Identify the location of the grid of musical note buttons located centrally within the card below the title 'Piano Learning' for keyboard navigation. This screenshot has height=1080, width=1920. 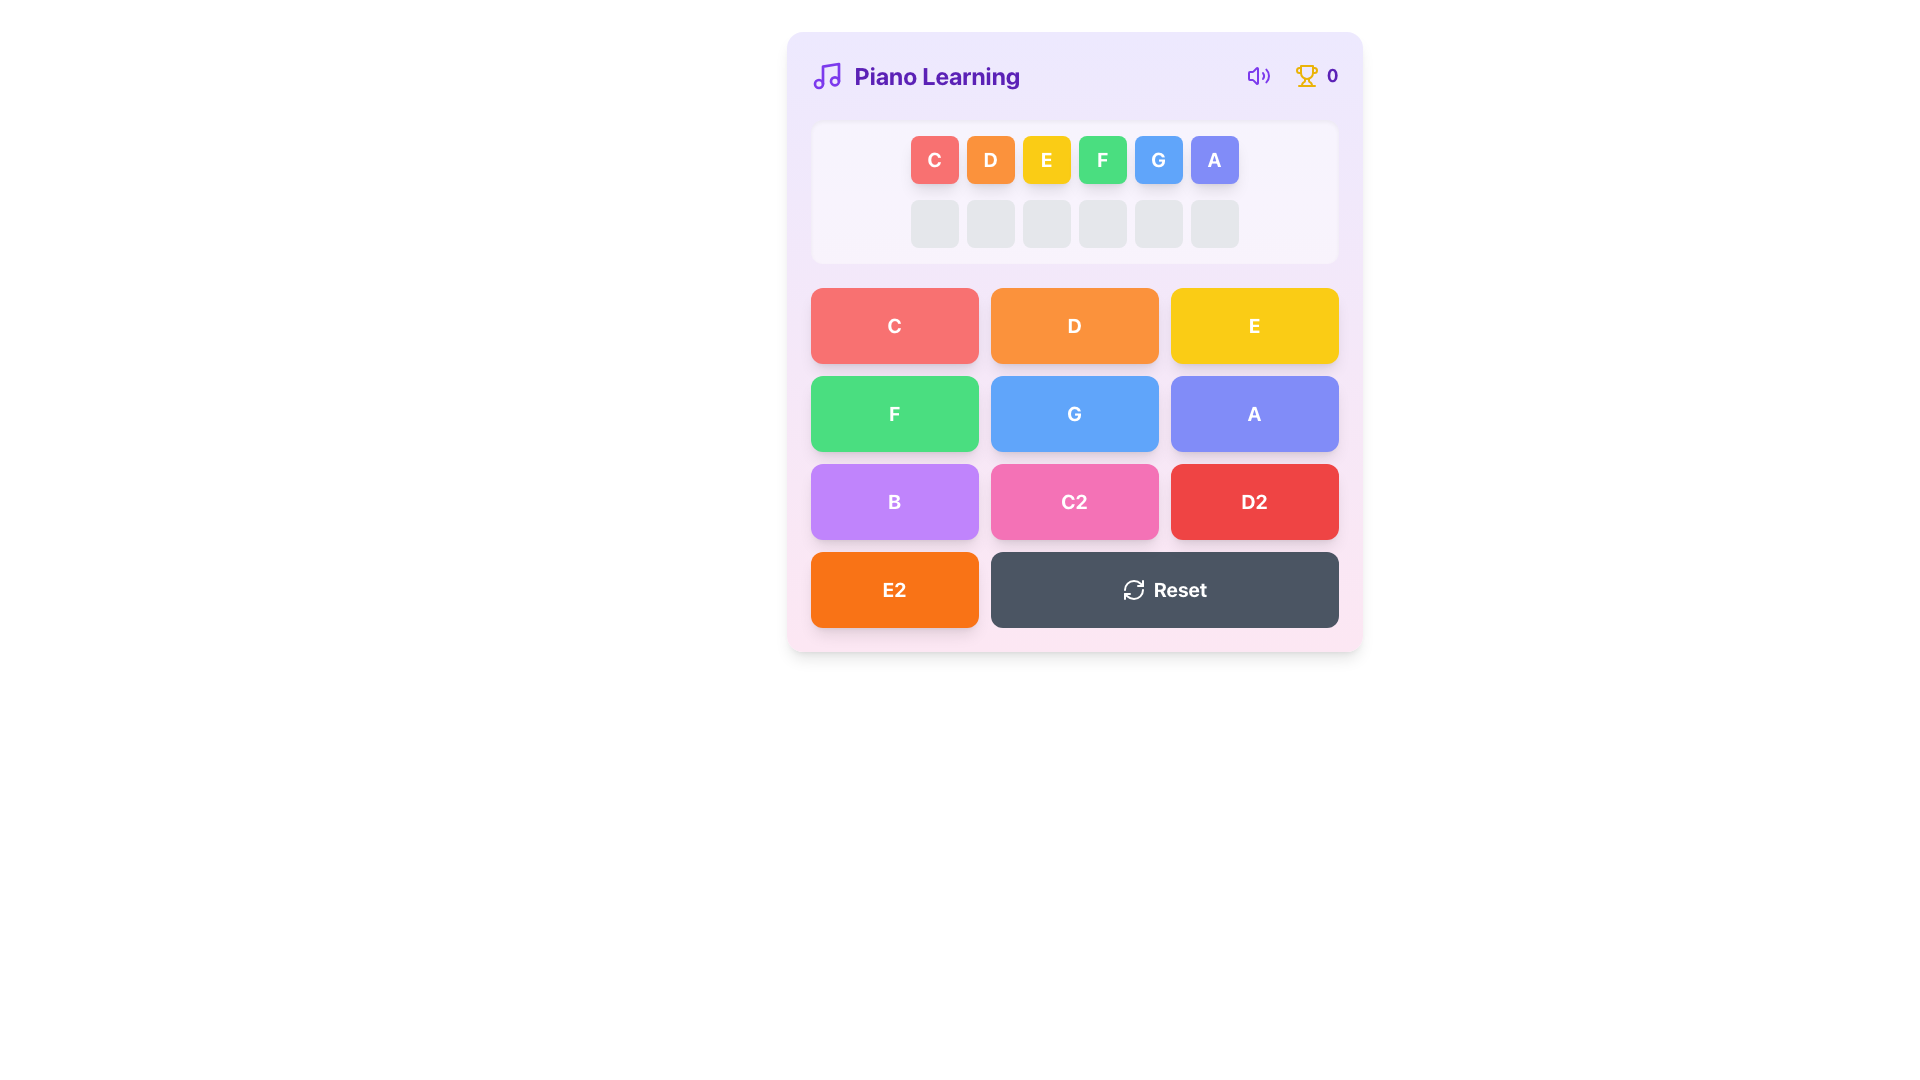
(1073, 458).